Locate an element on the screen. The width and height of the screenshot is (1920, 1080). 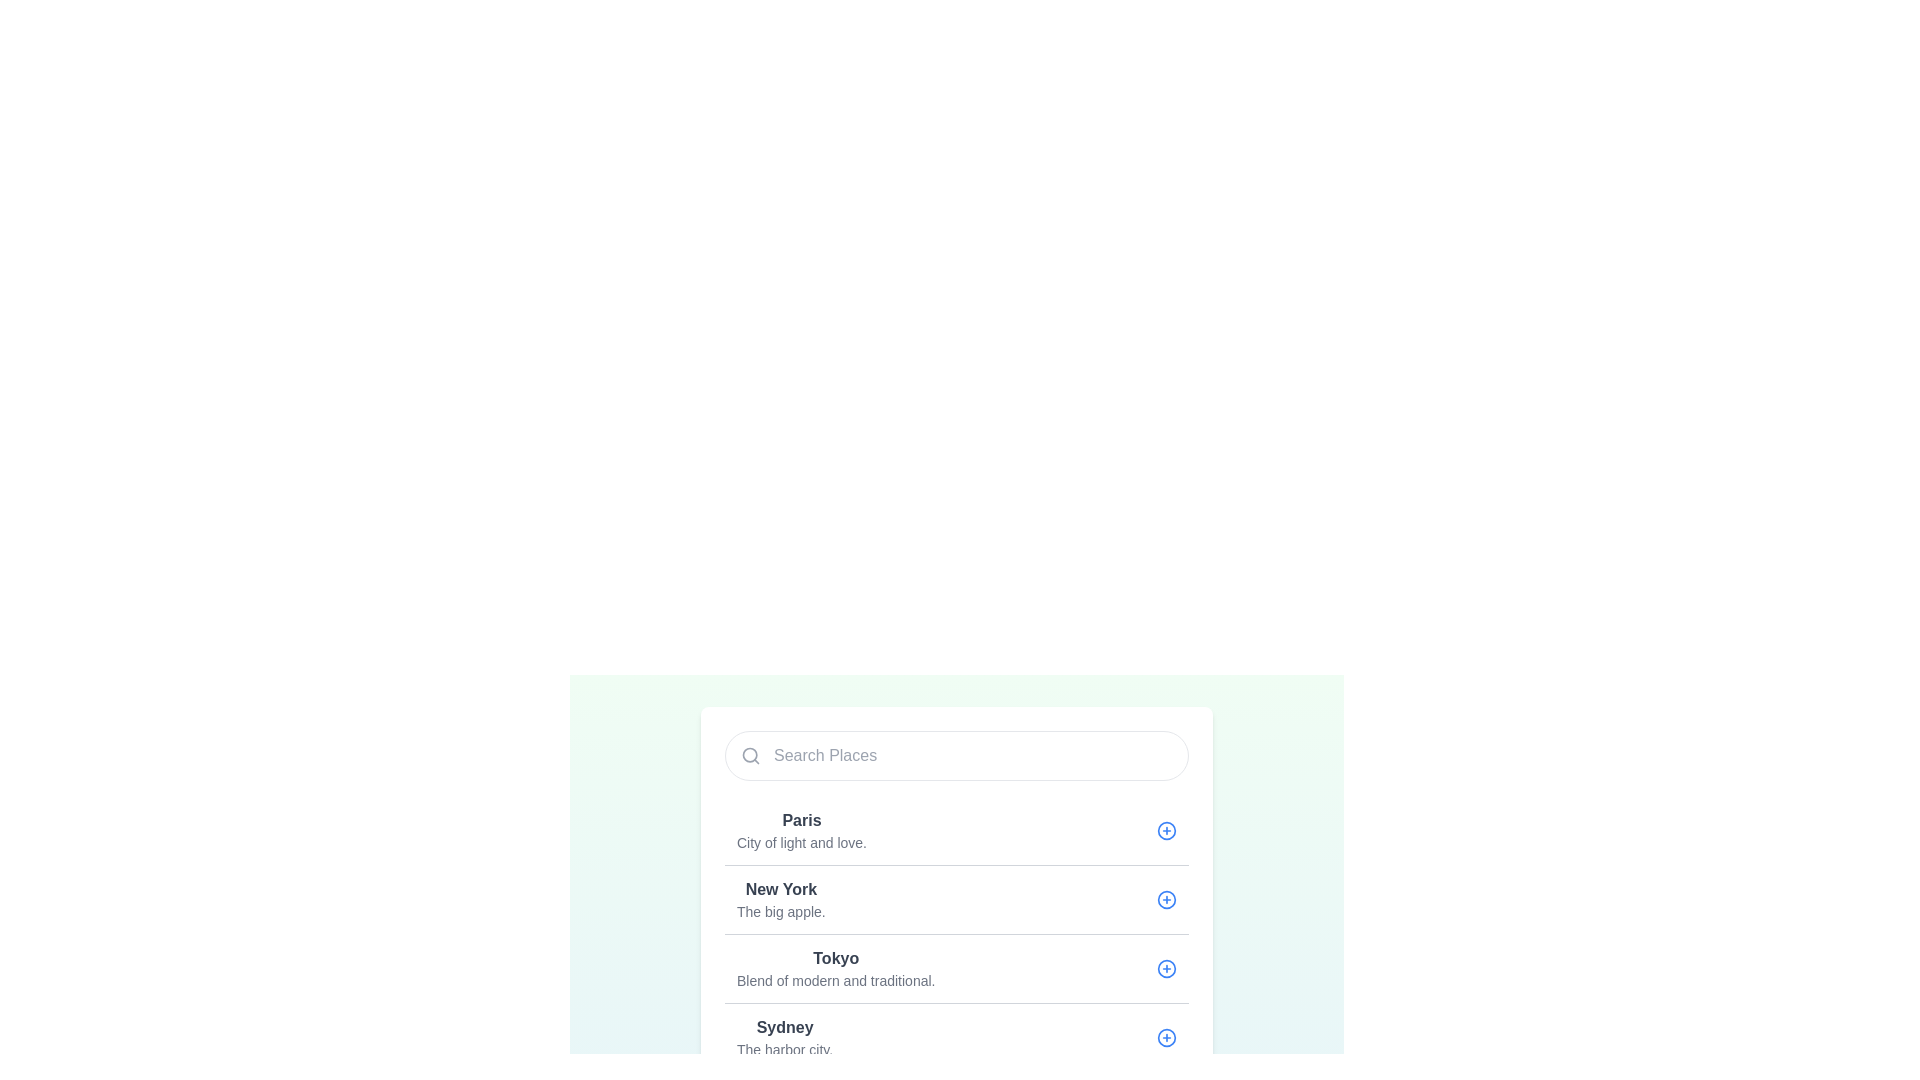
the text label displaying 'Sydney' in the fourth list item, which serves as a title or headline for the associated location is located at coordinates (784, 1028).